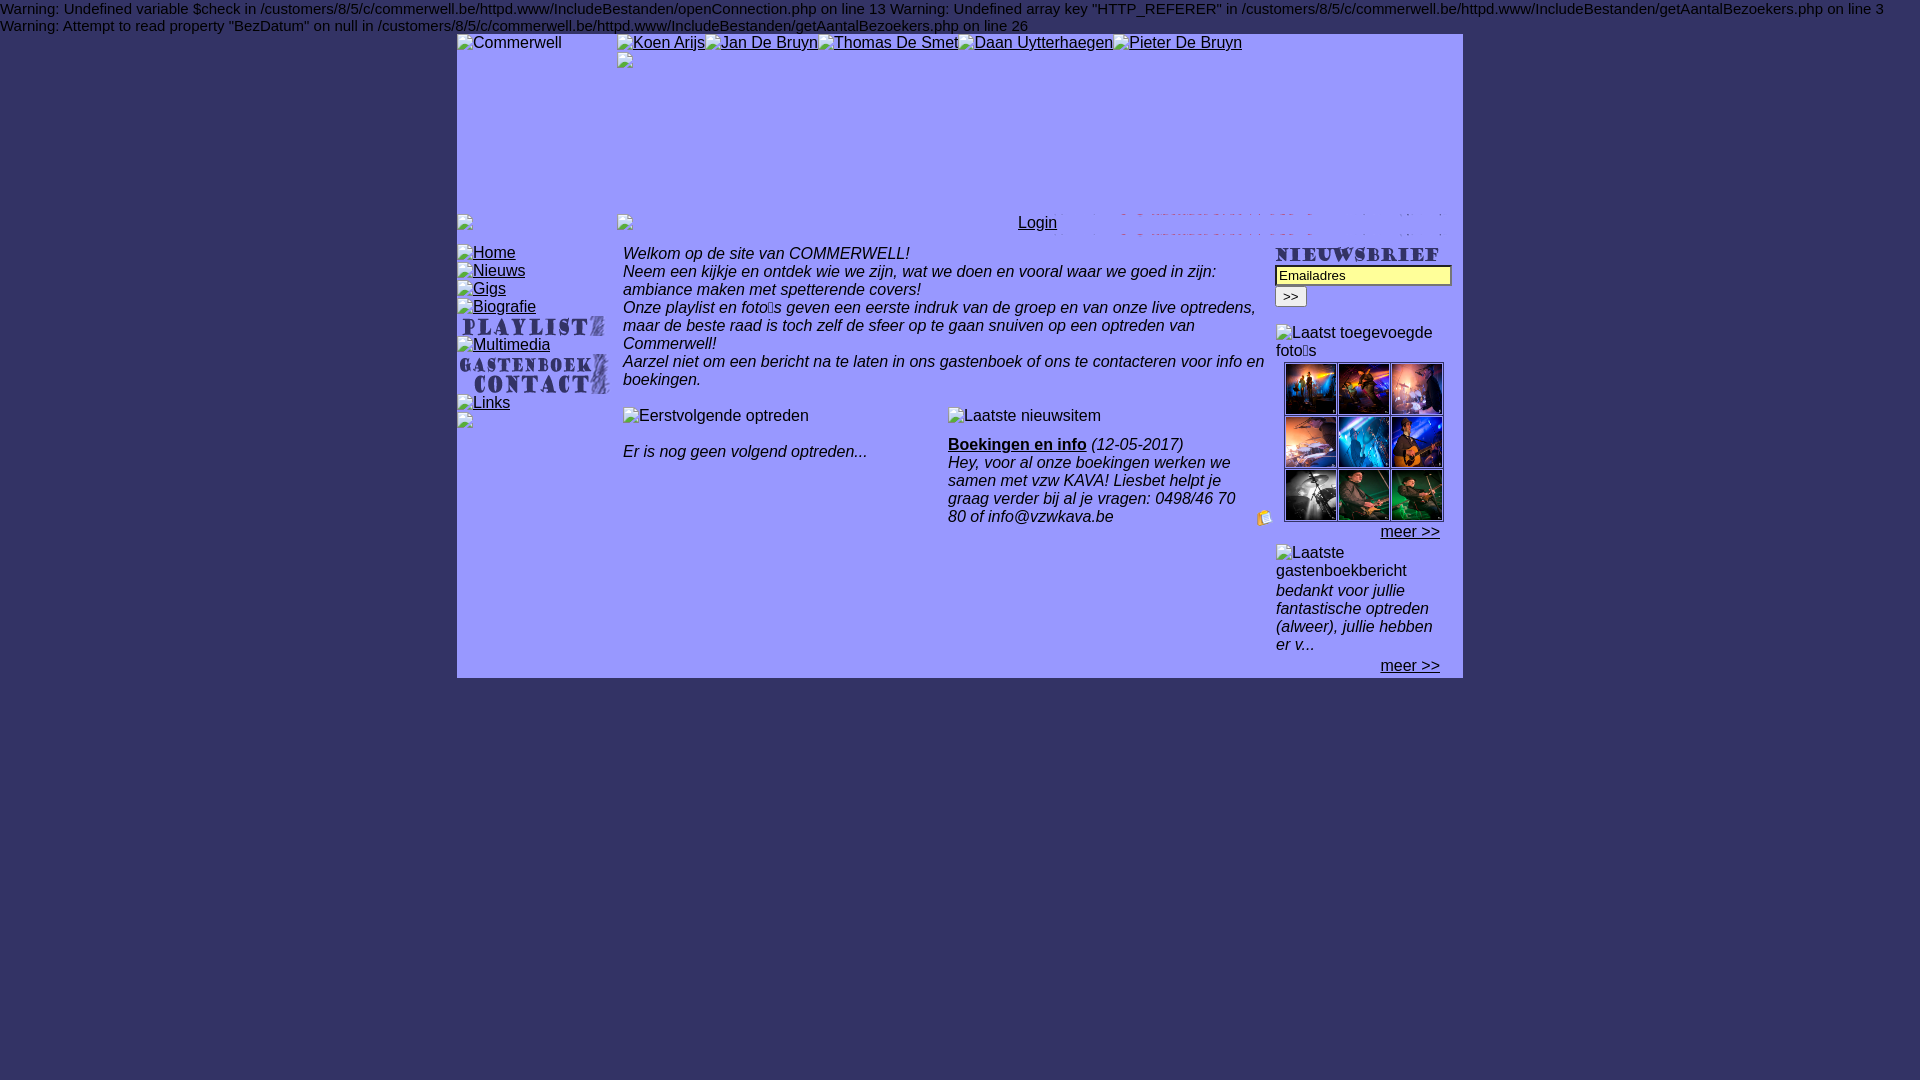  Describe the element at coordinates (1291, 296) in the screenshot. I see `'>>'` at that location.